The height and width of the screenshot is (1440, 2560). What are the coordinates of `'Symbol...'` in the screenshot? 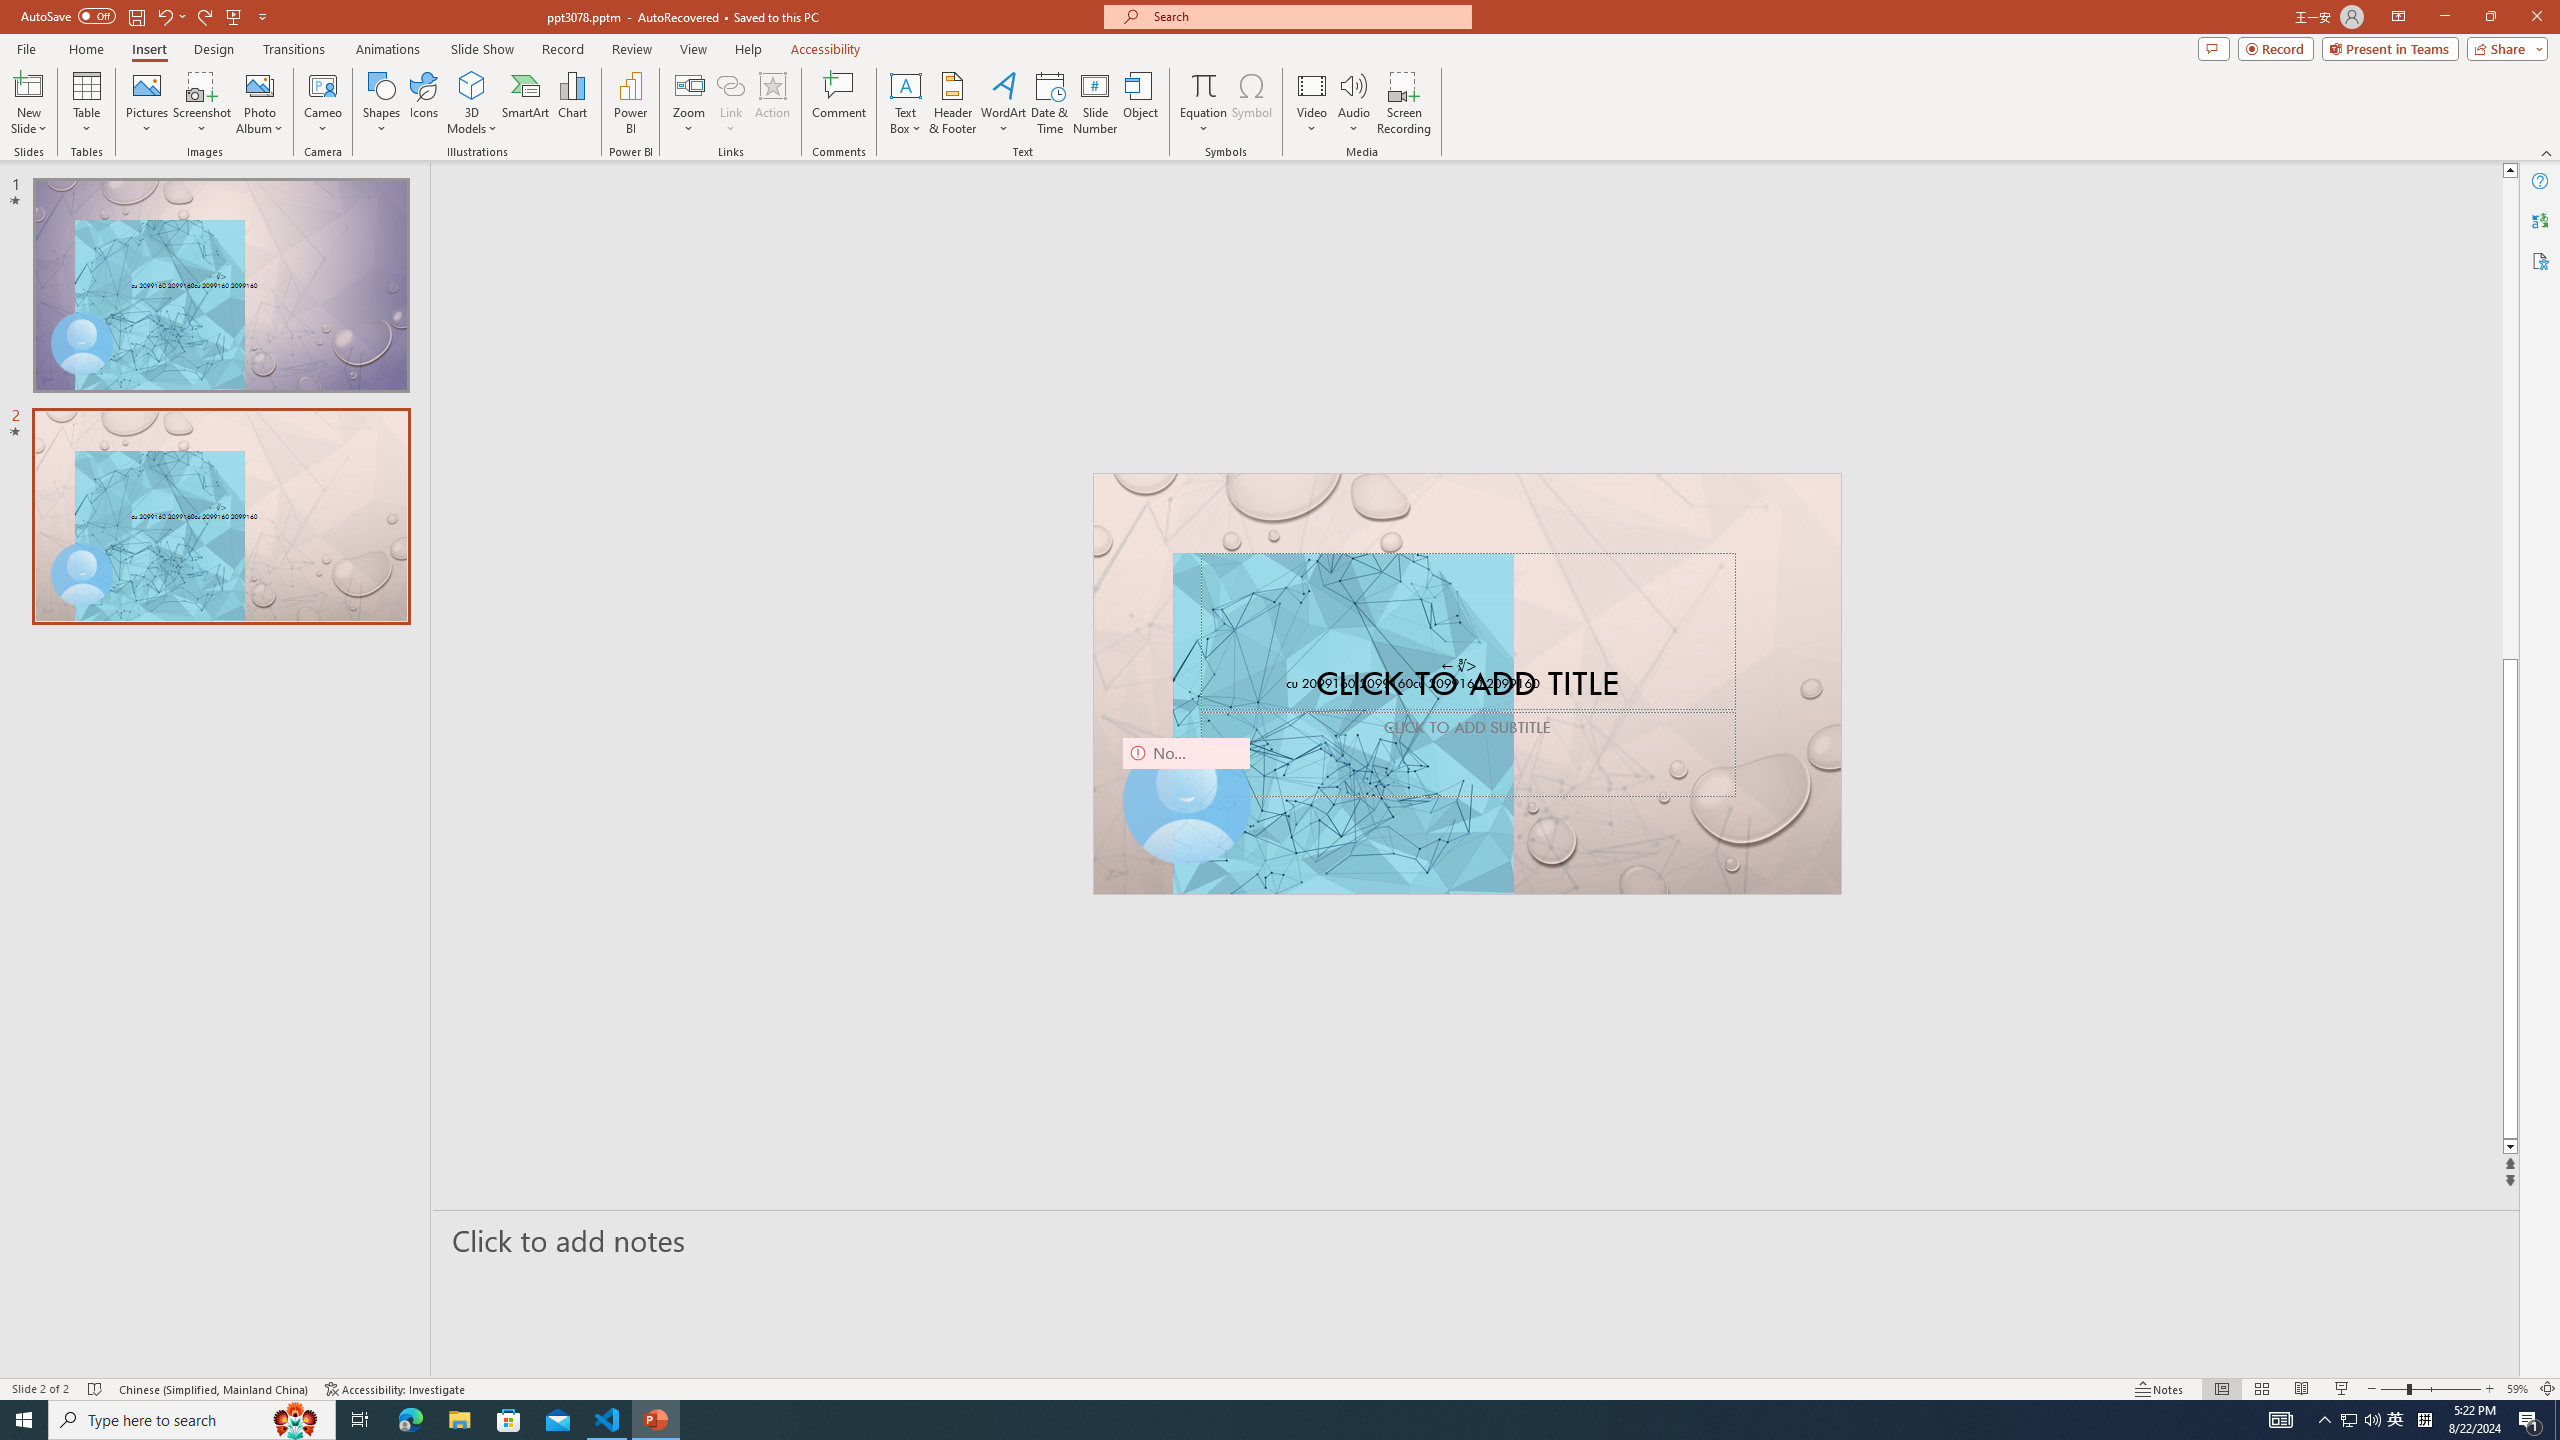 It's located at (1251, 103).